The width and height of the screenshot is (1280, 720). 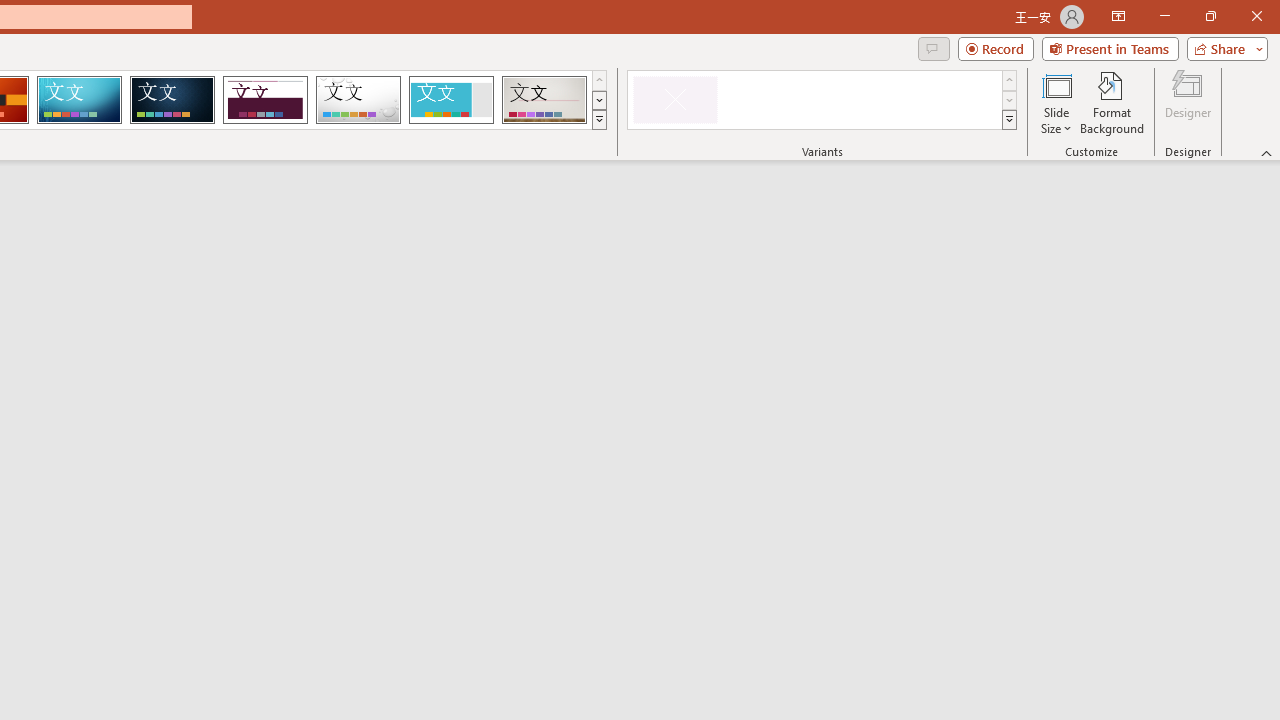 I want to click on 'Damask Loading Preview...', so click(x=172, y=100).